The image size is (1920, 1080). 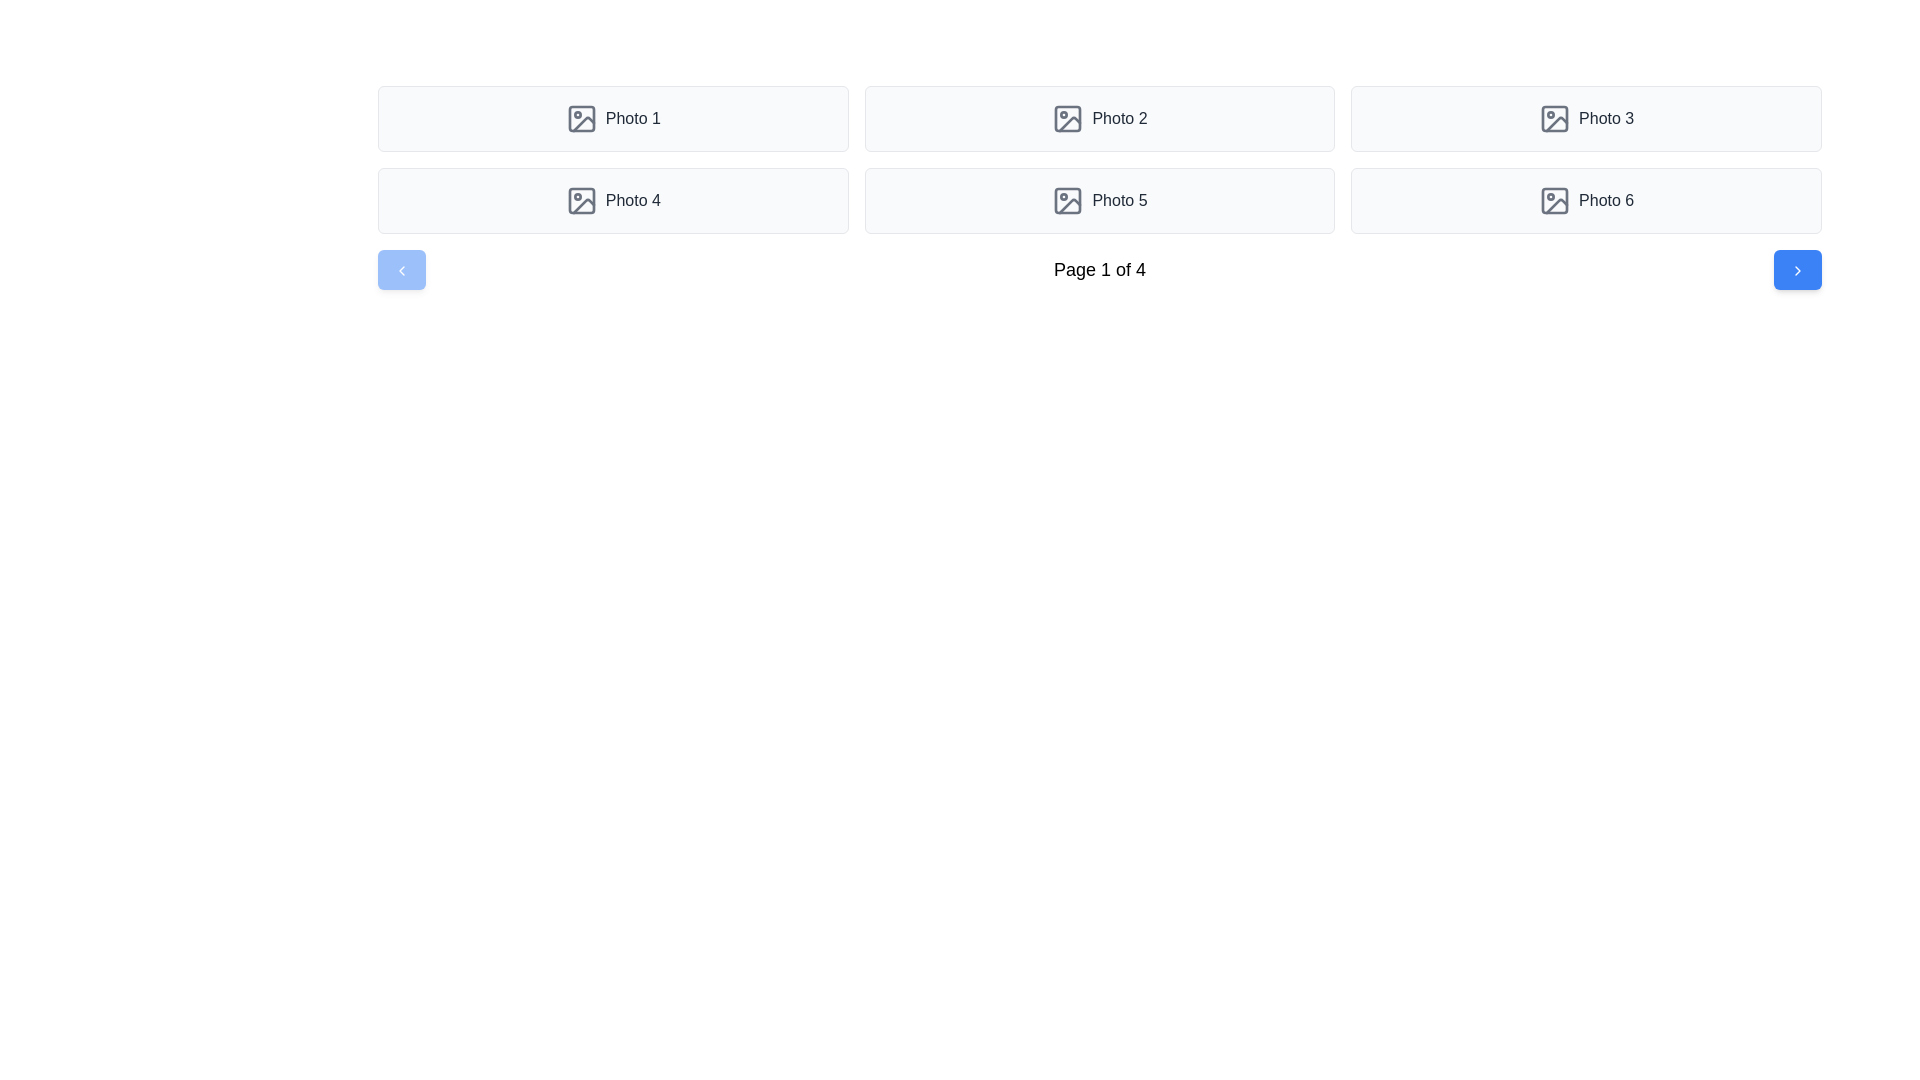 I want to click on the 'Photo 6' text label, which is styled in gray and located next to an image icon within a button-like structure, so click(x=1606, y=200).